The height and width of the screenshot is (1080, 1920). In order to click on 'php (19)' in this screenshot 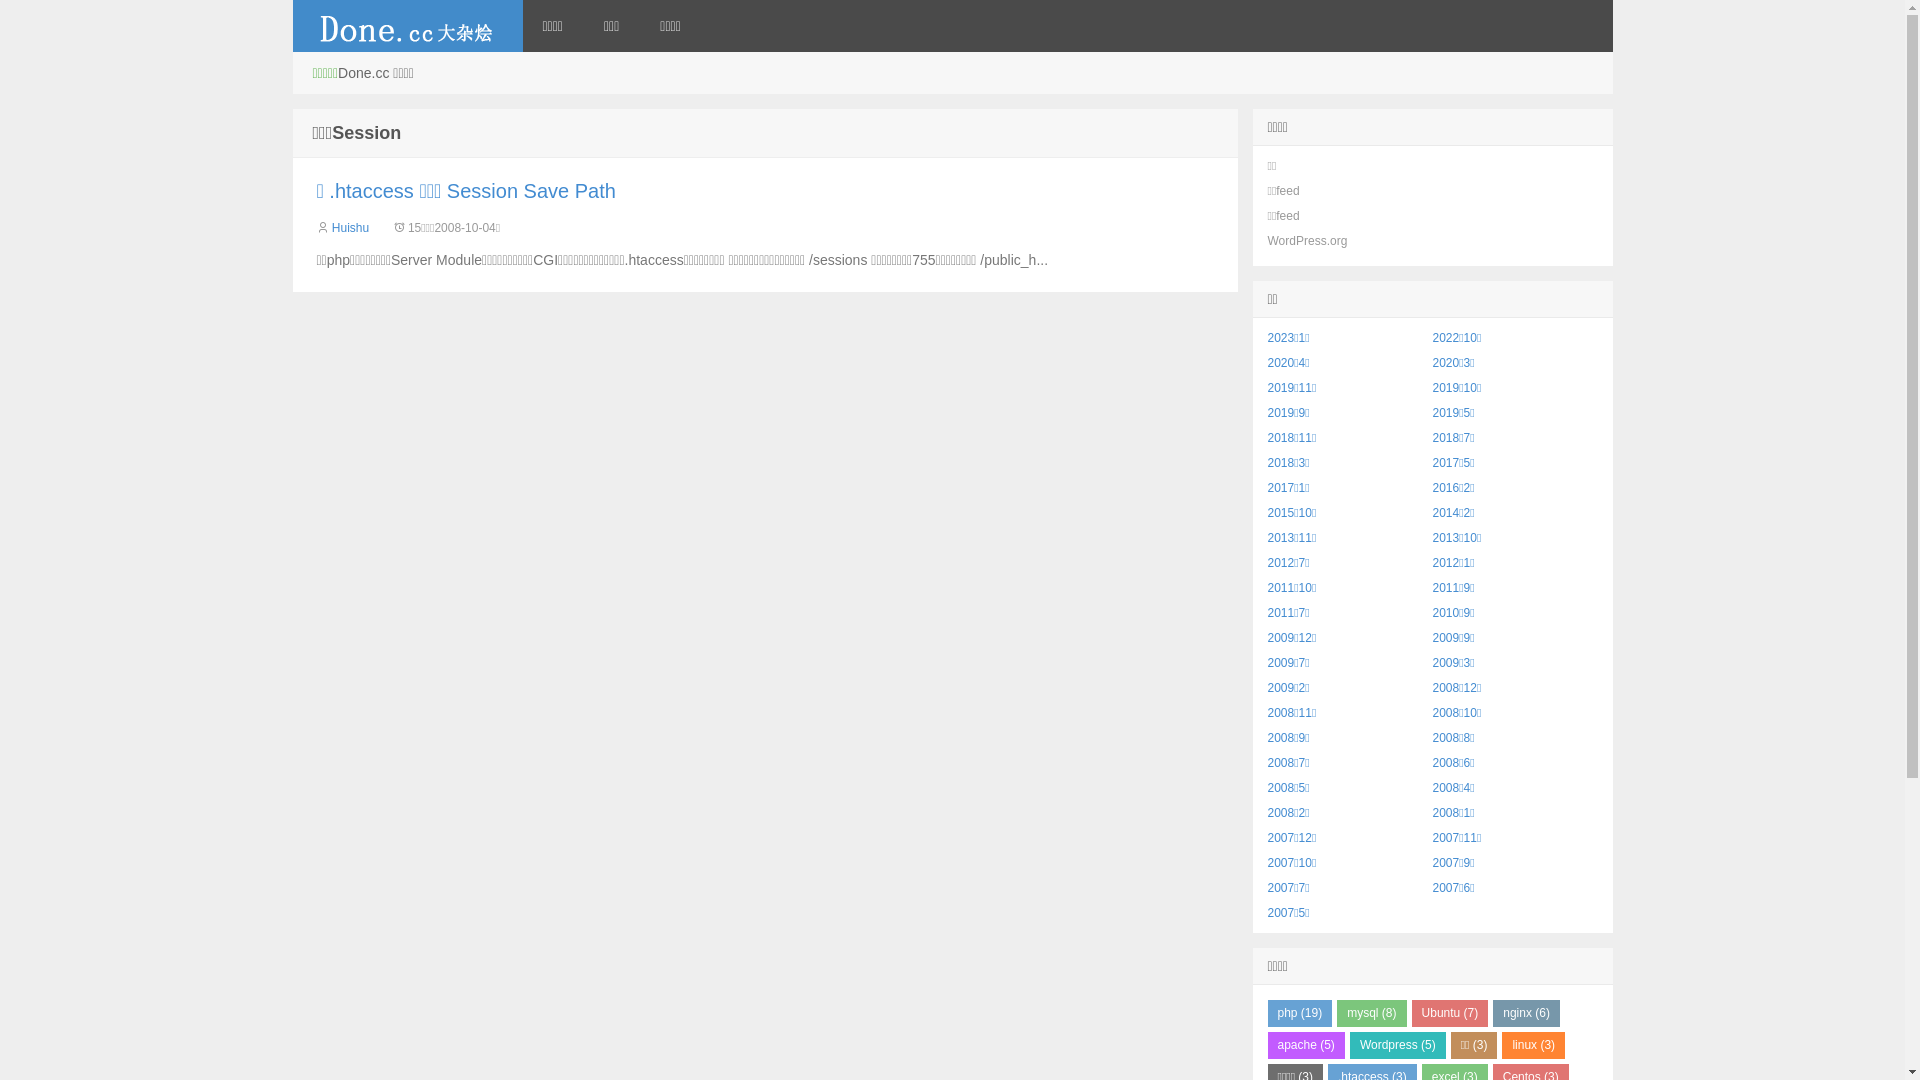, I will do `click(1300, 1013)`.